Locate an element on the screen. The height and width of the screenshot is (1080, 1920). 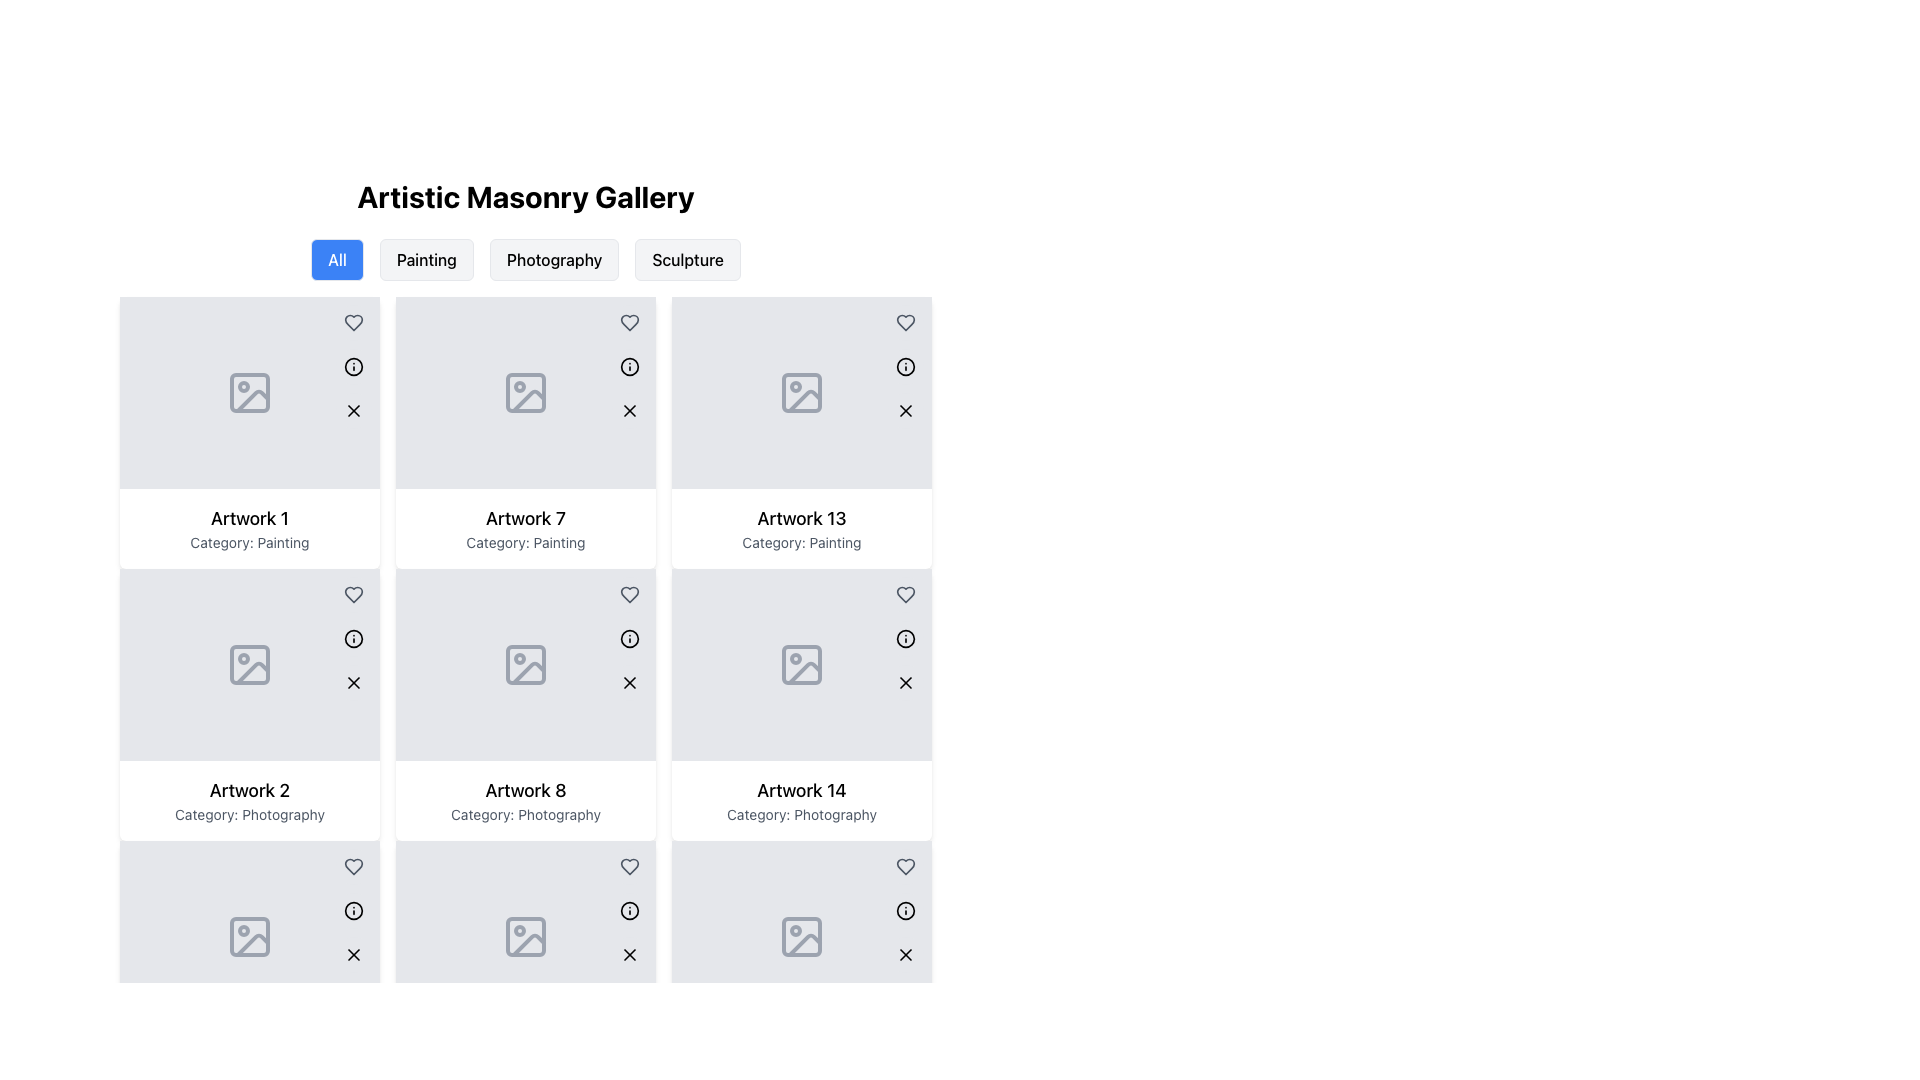
the circular icon with an 'i' symbol in the upper-right corner of the card labeled 'Artwork 2' is located at coordinates (354, 639).